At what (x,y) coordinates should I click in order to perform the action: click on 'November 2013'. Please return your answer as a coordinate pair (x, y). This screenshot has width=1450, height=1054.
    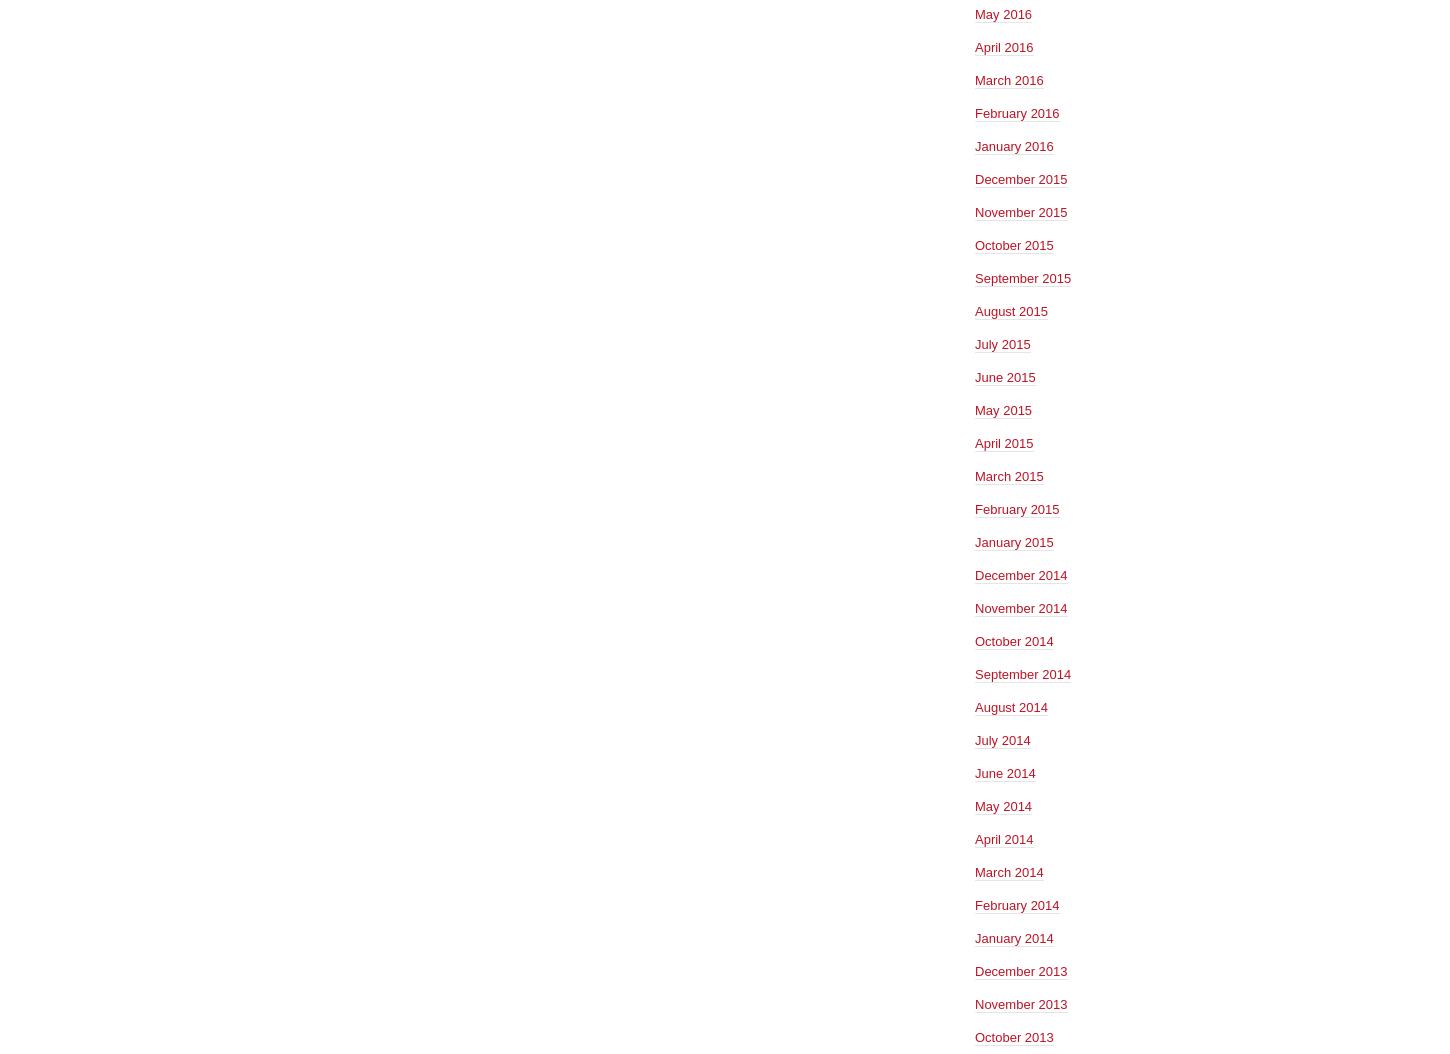
    Looking at the image, I should click on (1020, 1002).